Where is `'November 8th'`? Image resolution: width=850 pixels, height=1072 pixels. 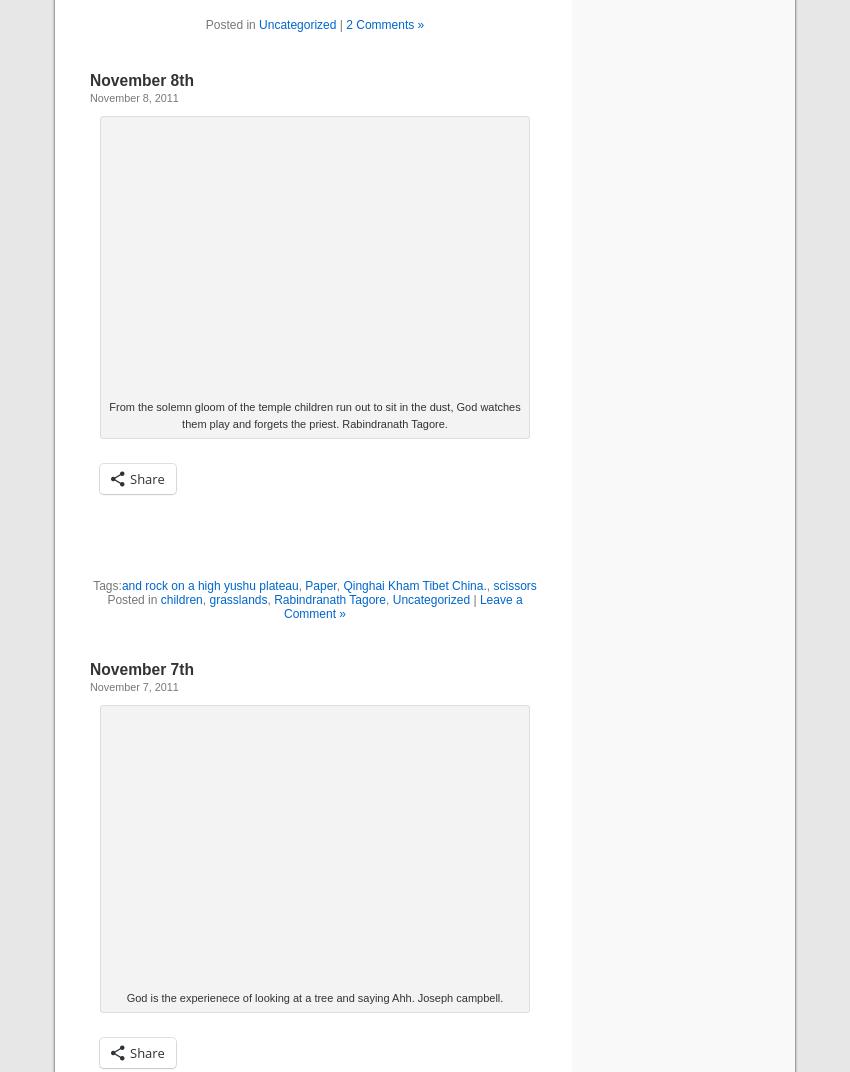
'November 8th' is located at coordinates (142, 79).